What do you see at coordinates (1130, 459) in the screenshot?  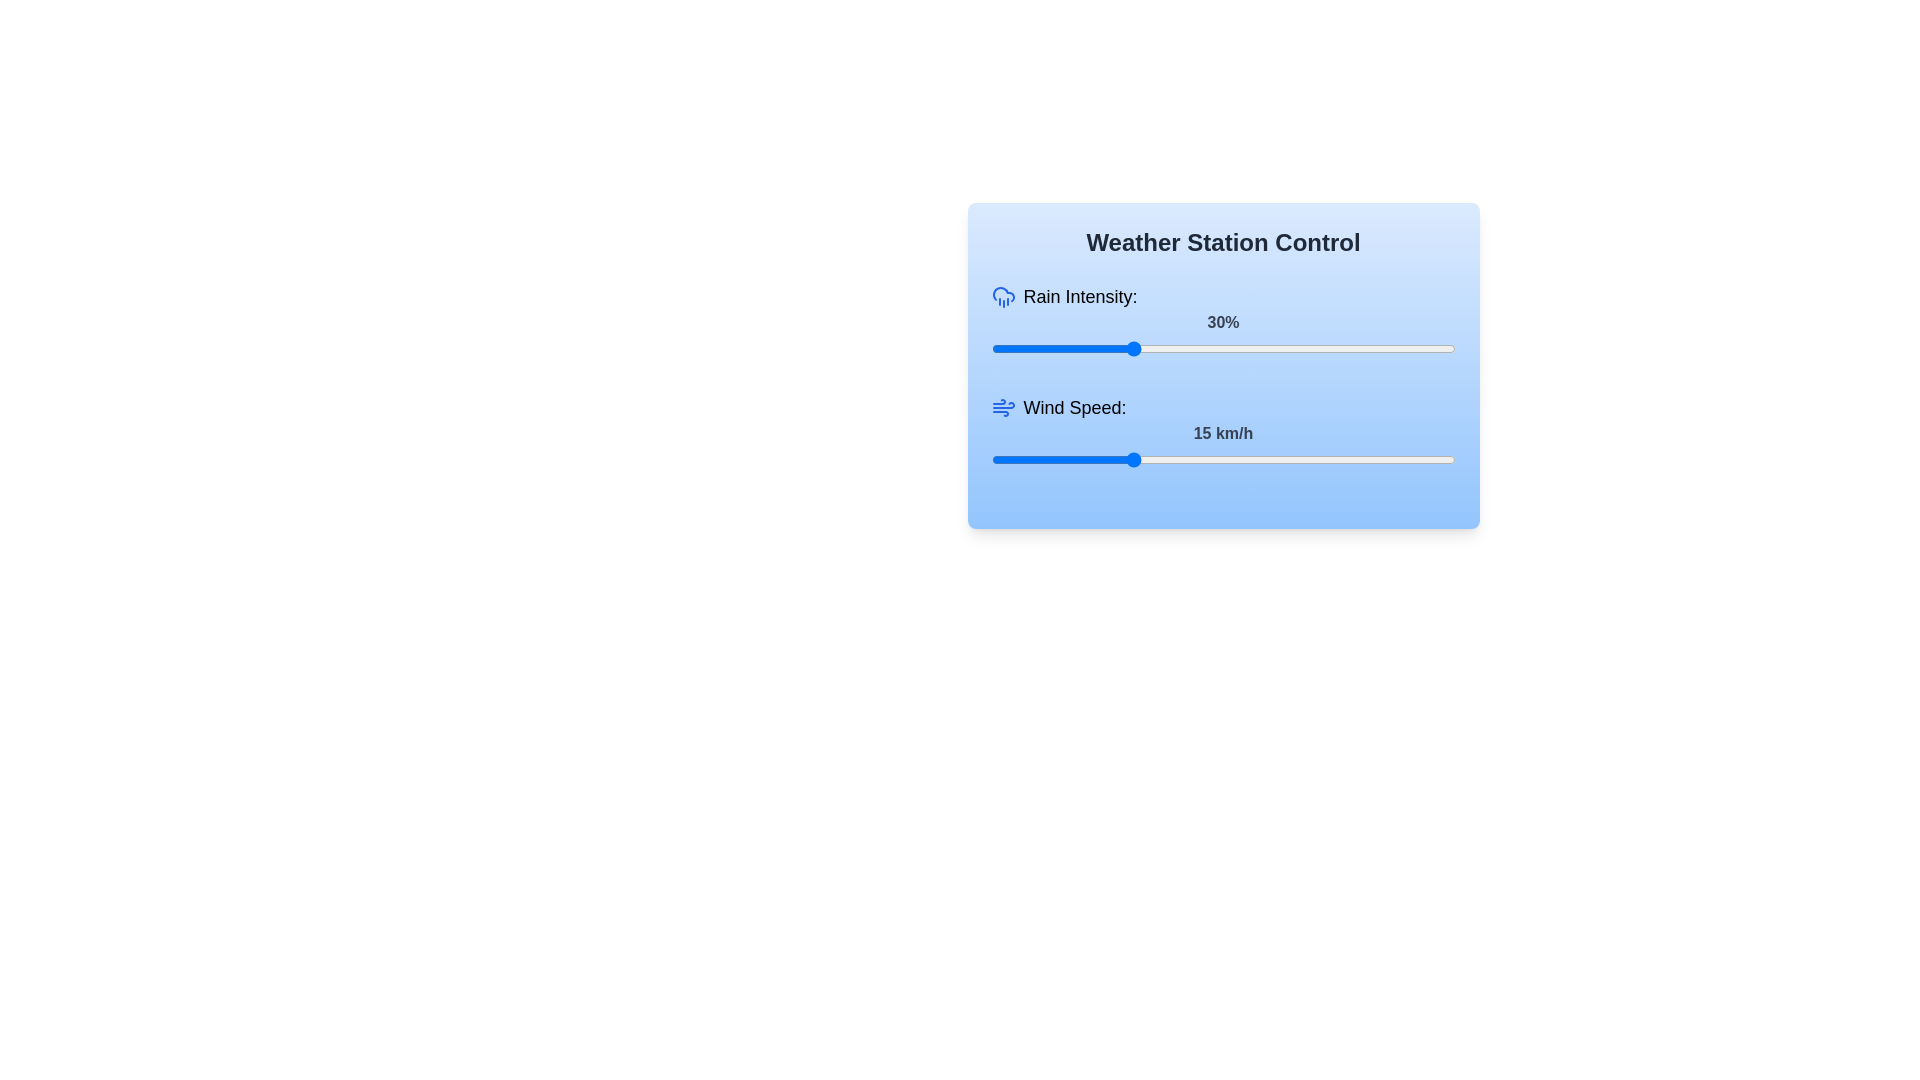 I see `the wind speed slider to set the value to 15 km/h` at bounding box center [1130, 459].